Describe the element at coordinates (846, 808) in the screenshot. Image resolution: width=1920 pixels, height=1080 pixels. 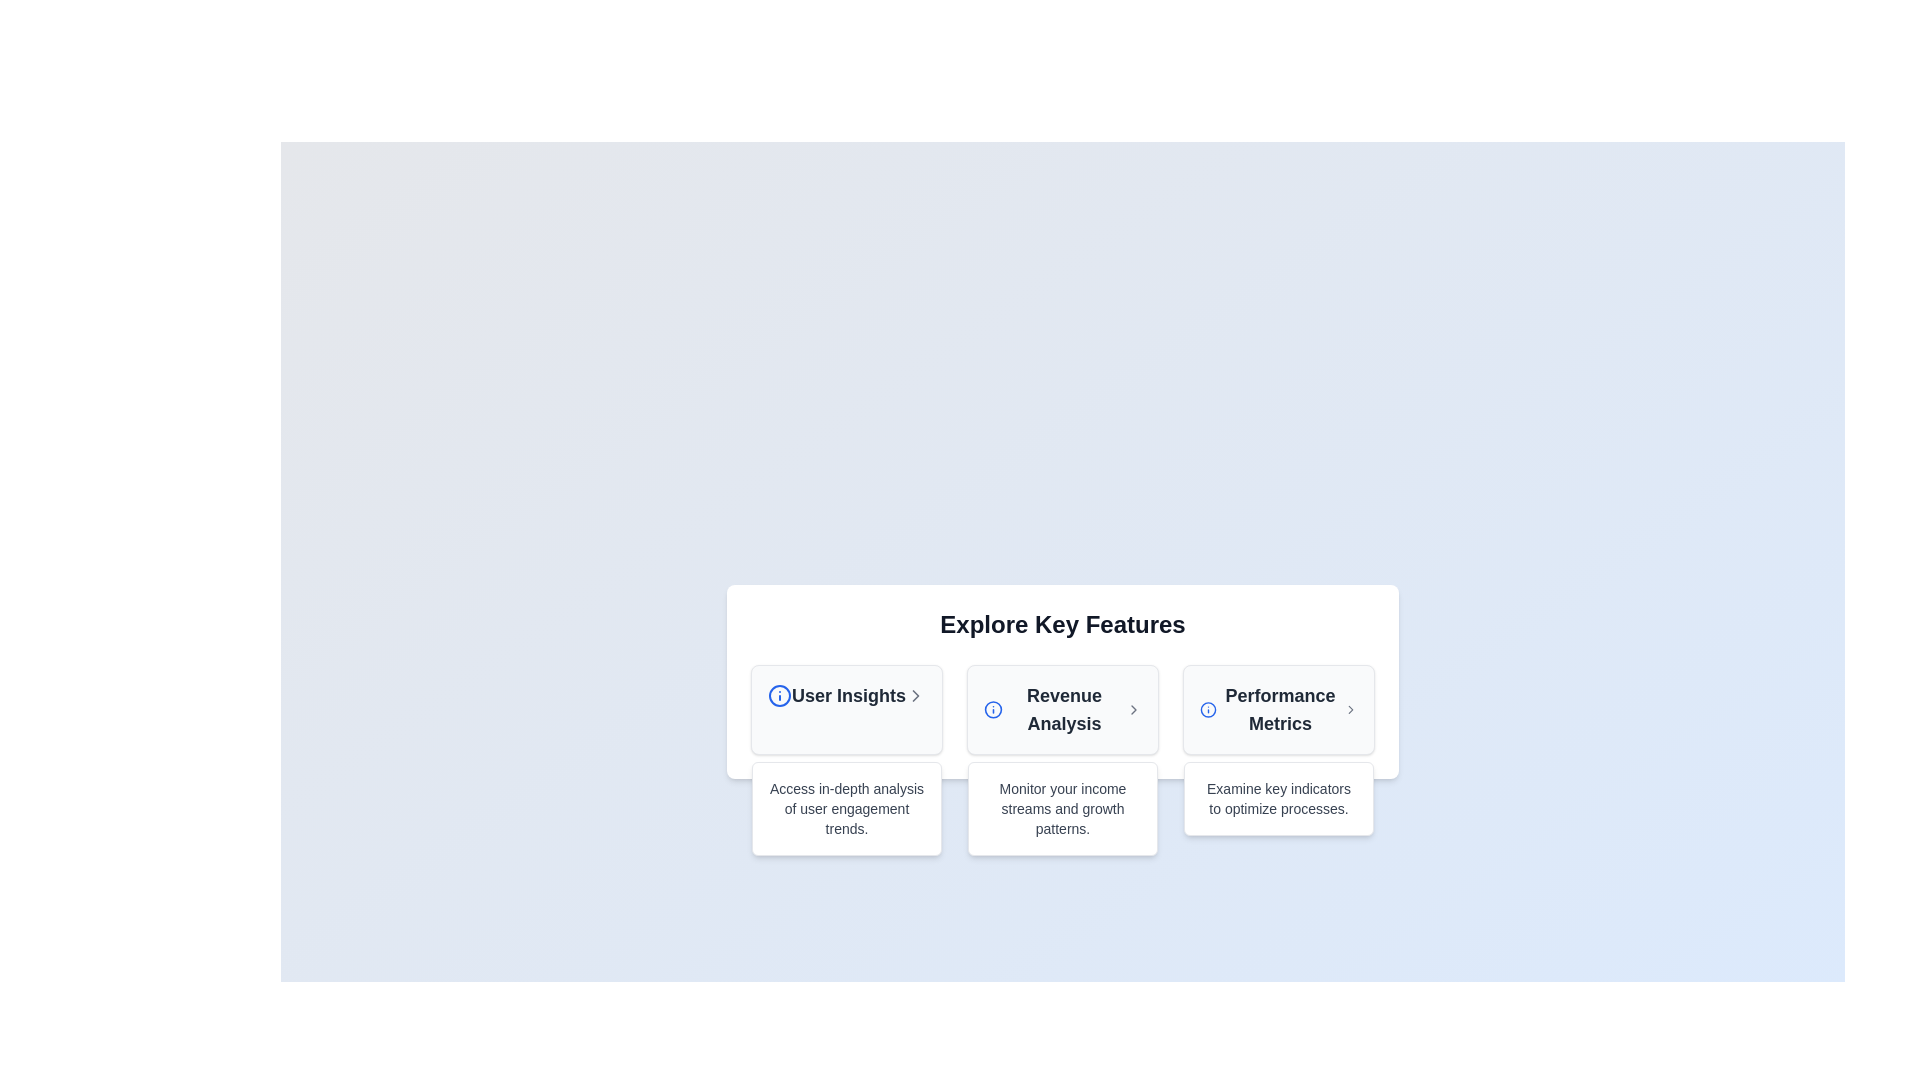
I see `descriptive text element containing the phrase 'Access in-depth analysis of user engagement trends.' located beneath the 'User Insights' card` at that location.